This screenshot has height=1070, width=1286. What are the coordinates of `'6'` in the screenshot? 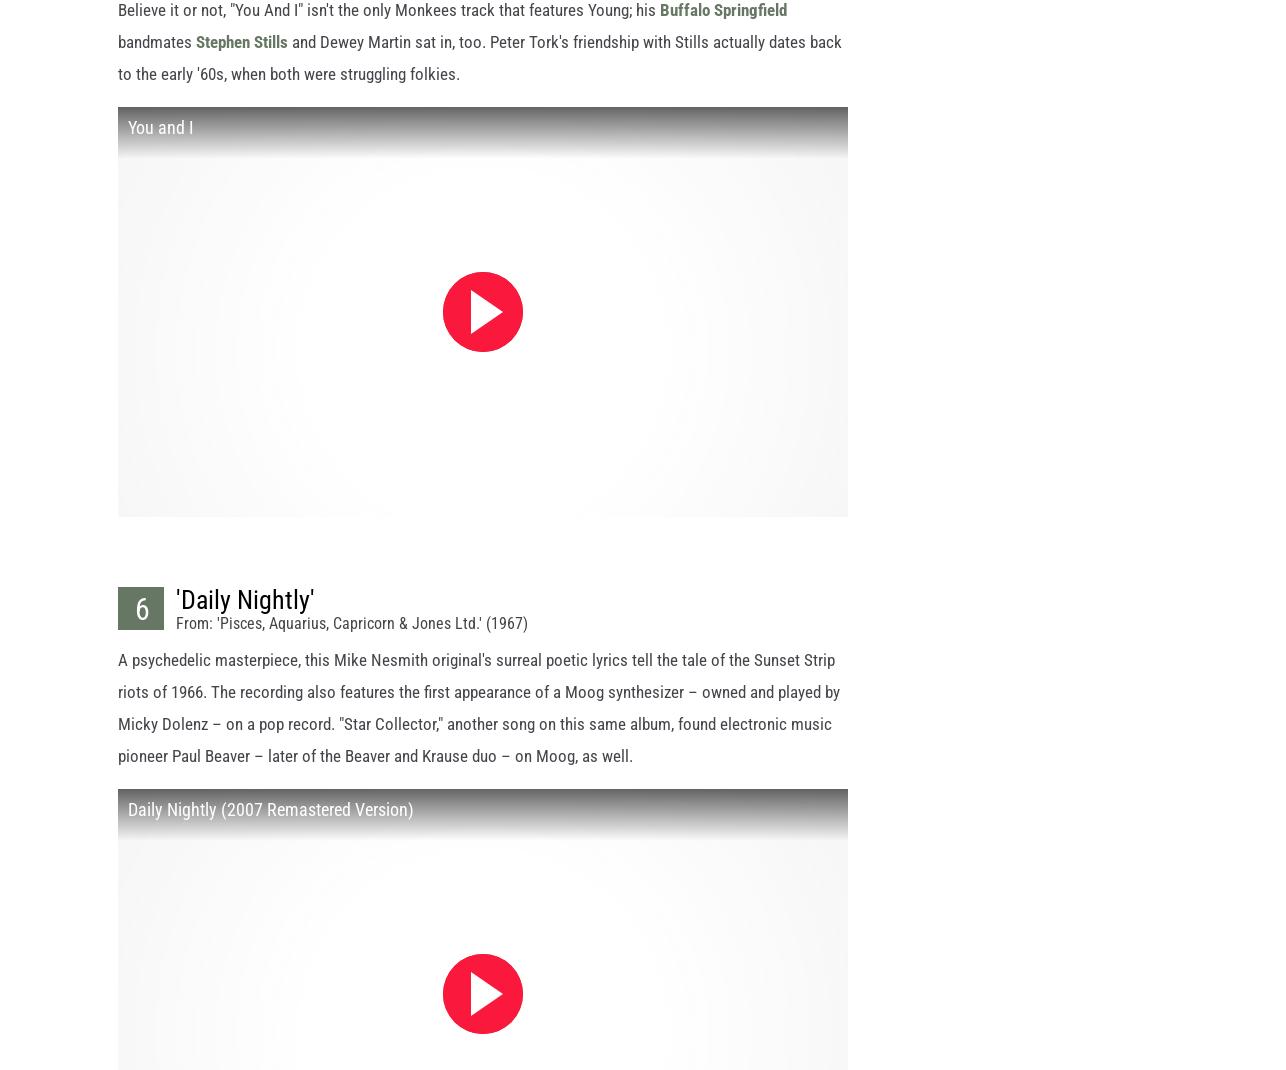 It's located at (141, 627).